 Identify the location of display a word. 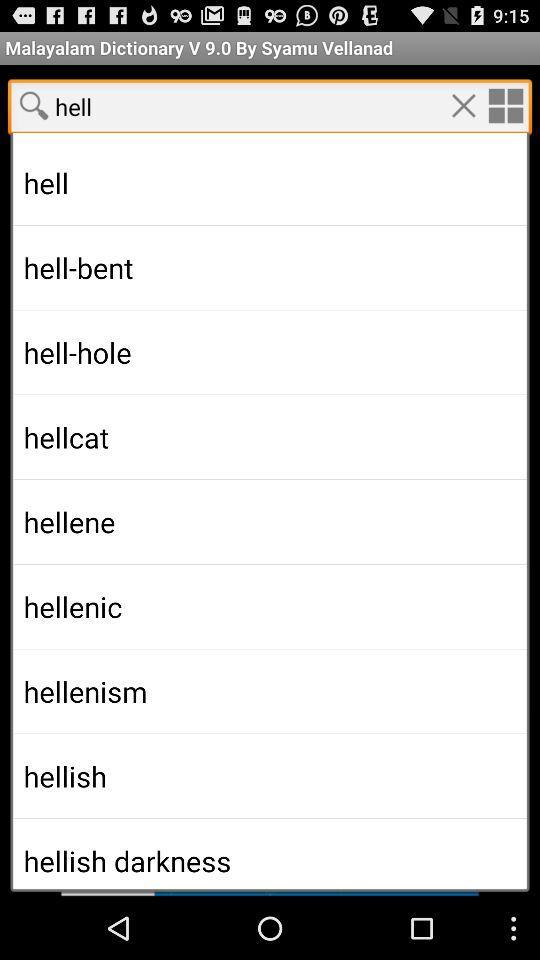
(270, 863).